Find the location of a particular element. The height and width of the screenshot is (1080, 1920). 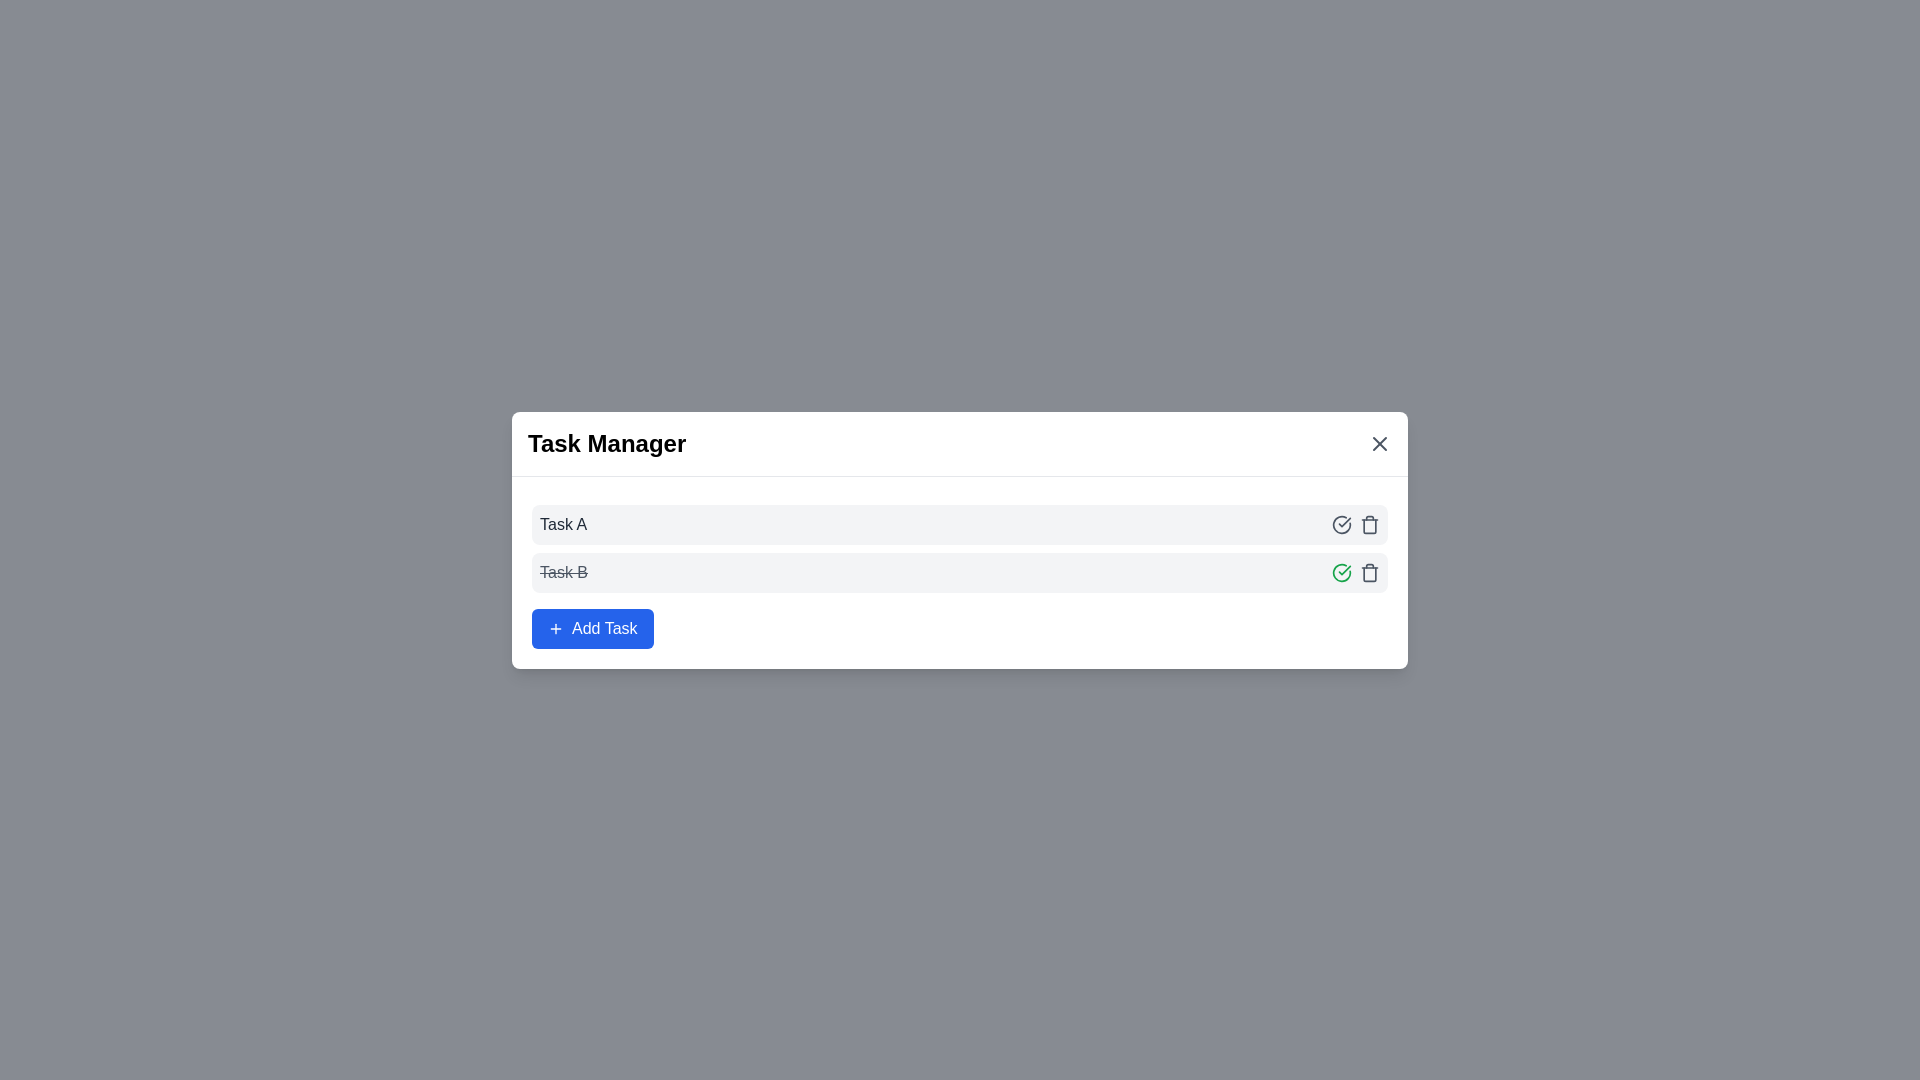

the 'Add Task' button with a blue background and white text is located at coordinates (591, 627).